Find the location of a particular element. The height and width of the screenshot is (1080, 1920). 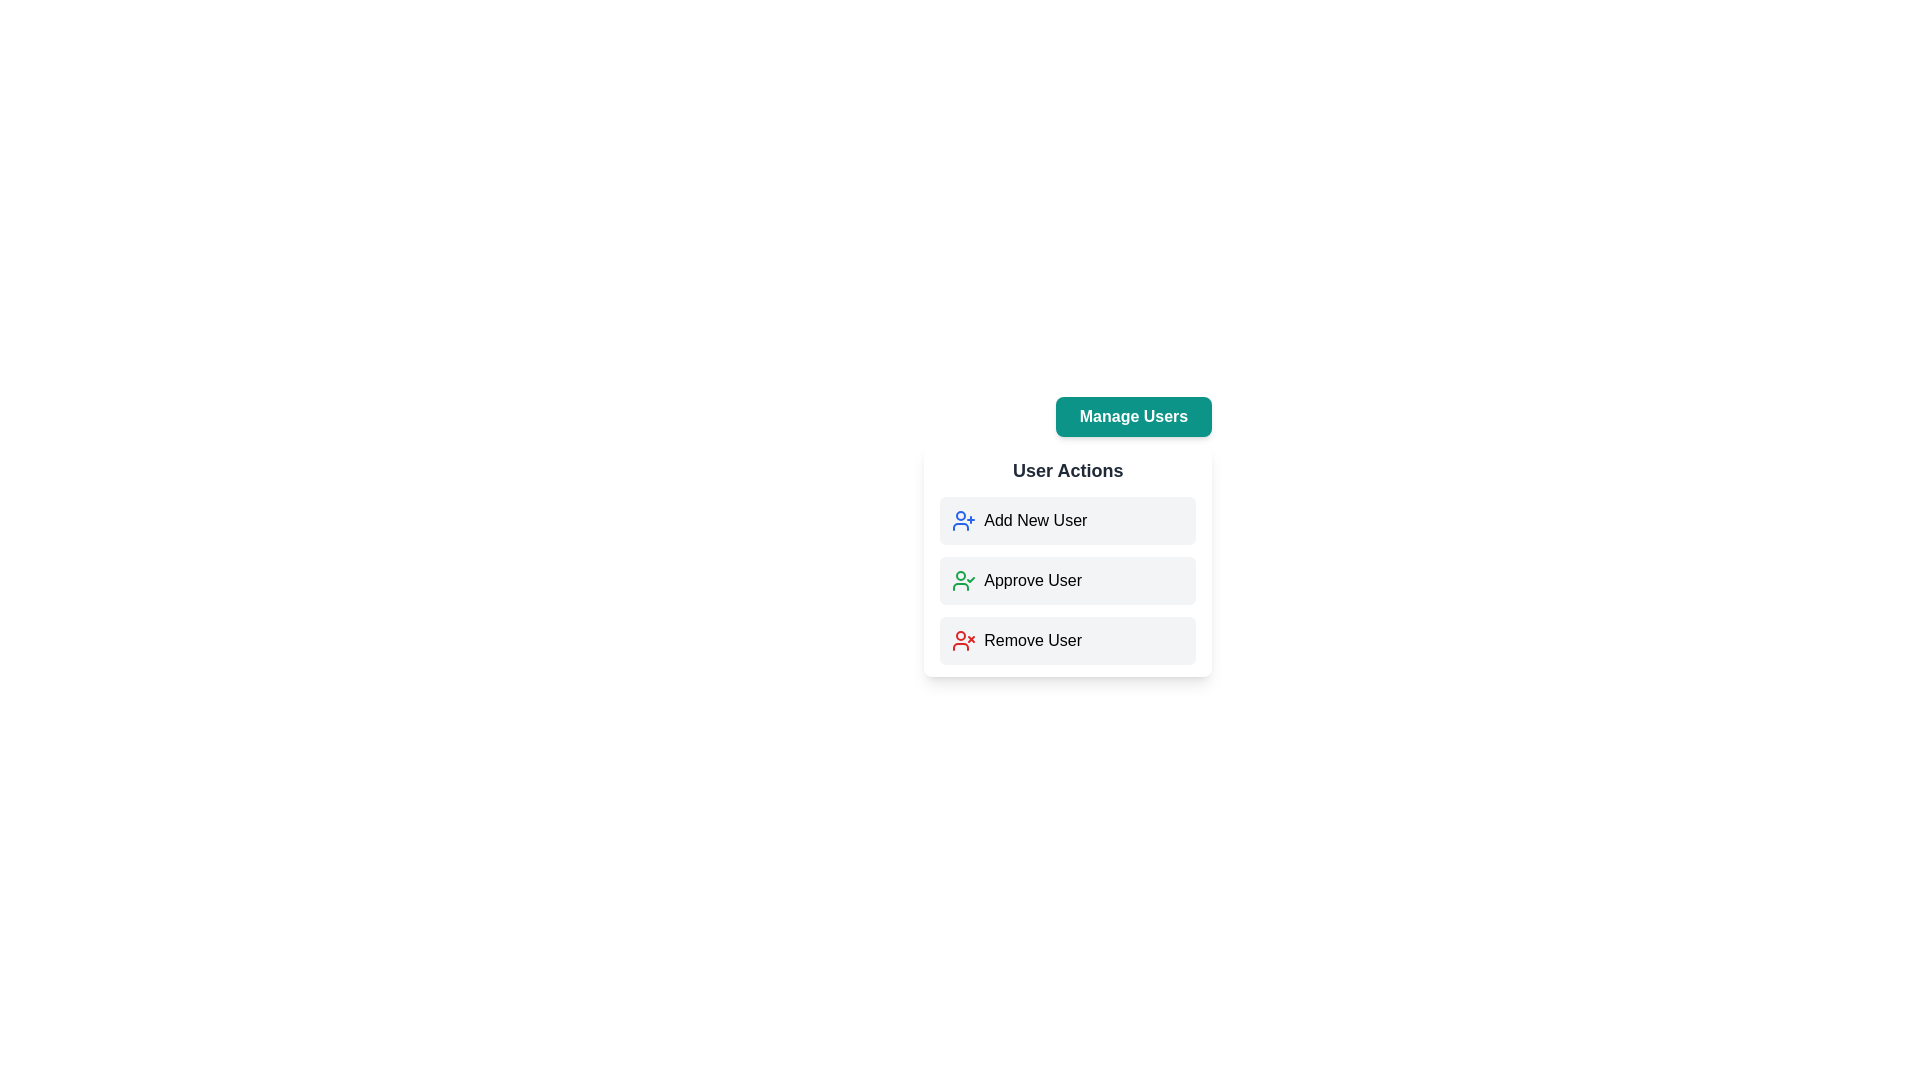

the second button in the vertical stack of the dropdown menu labeled 'User Actions' is located at coordinates (1067, 560).